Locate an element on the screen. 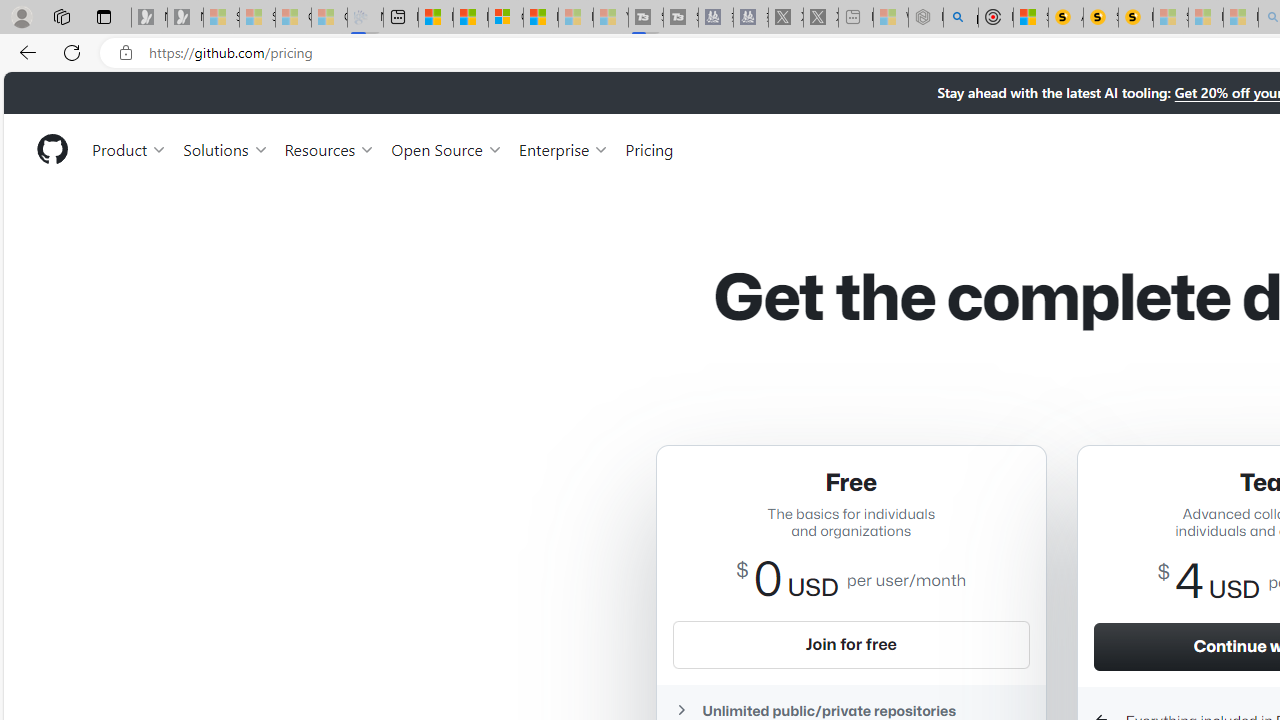  'Michelle Starr, Senior Journalist at ScienceAlert' is located at coordinates (1136, 17).